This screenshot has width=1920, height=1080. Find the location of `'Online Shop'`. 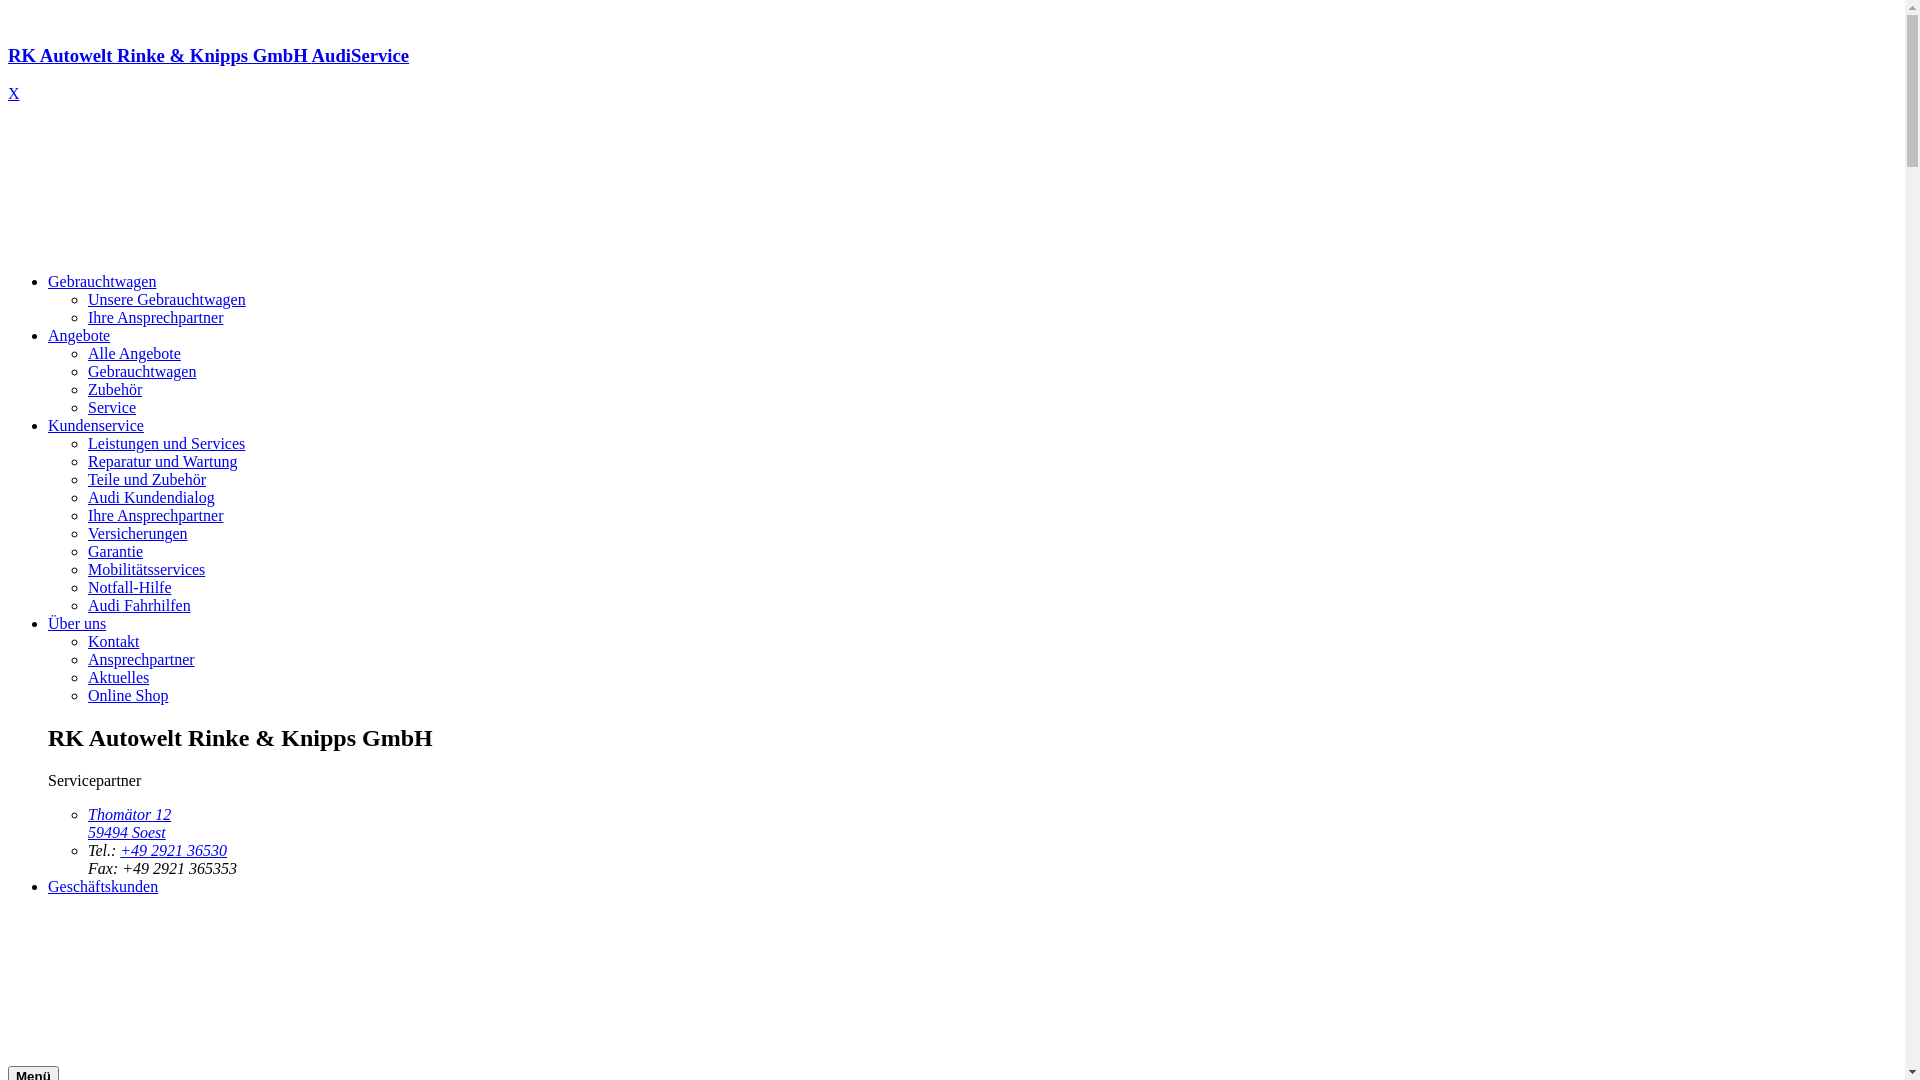

'Online Shop' is located at coordinates (127, 694).